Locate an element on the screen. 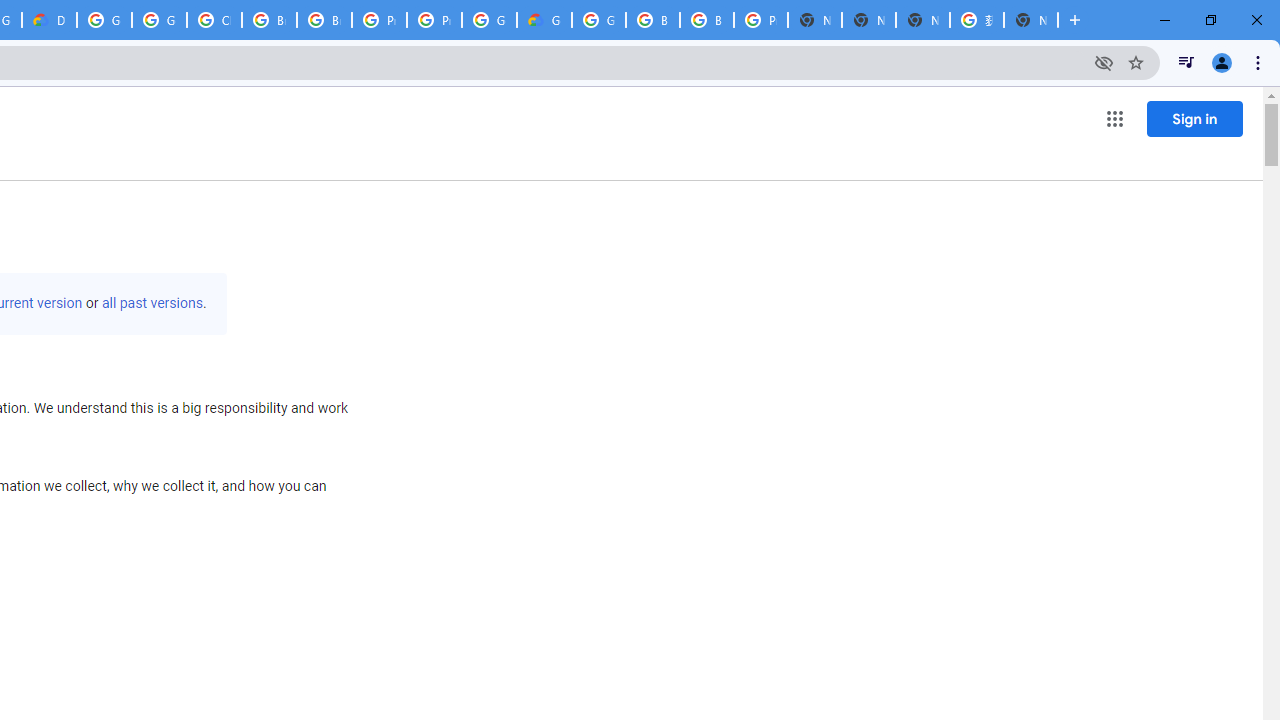 The image size is (1280, 720). 'all past versions' is located at coordinates (151, 303).